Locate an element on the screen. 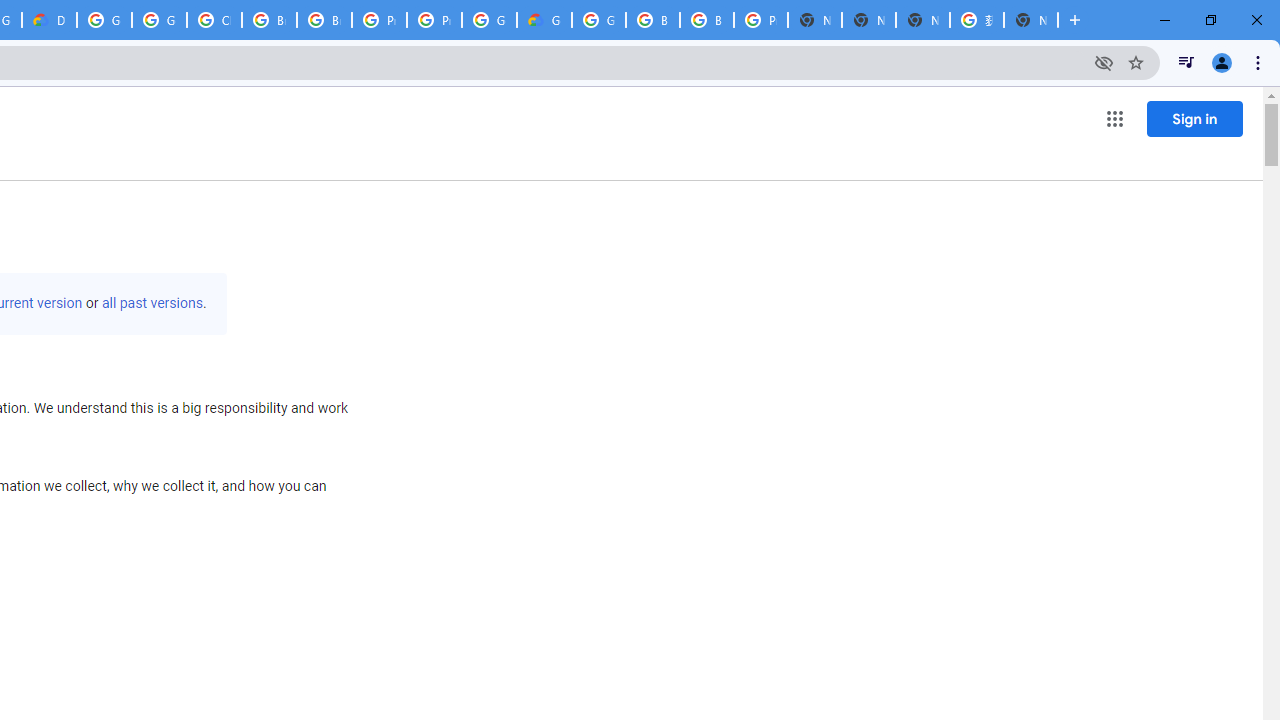 The image size is (1280, 720). 'all past versions' is located at coordinates (151, 303).